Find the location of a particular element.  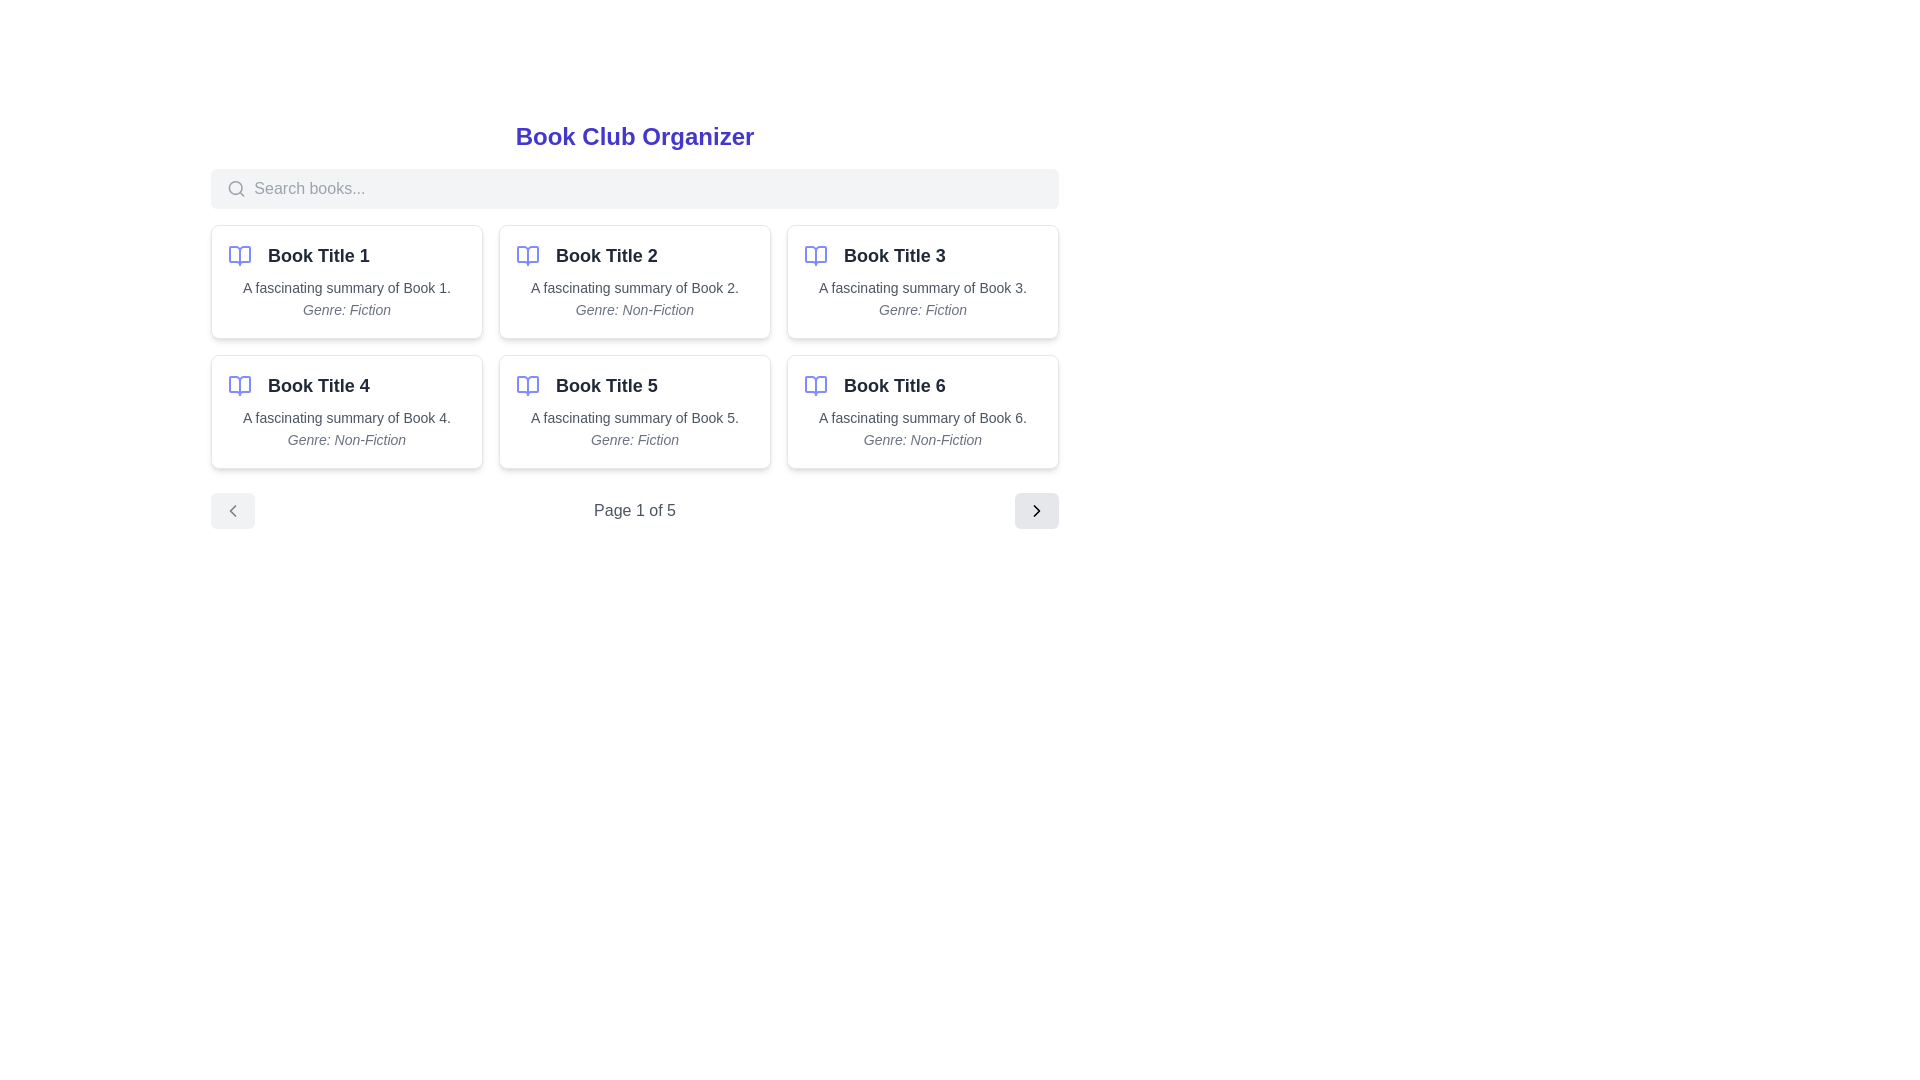

the Text Label providing a brief description for 'Book Title 1' is located at coordinates (346, 288).